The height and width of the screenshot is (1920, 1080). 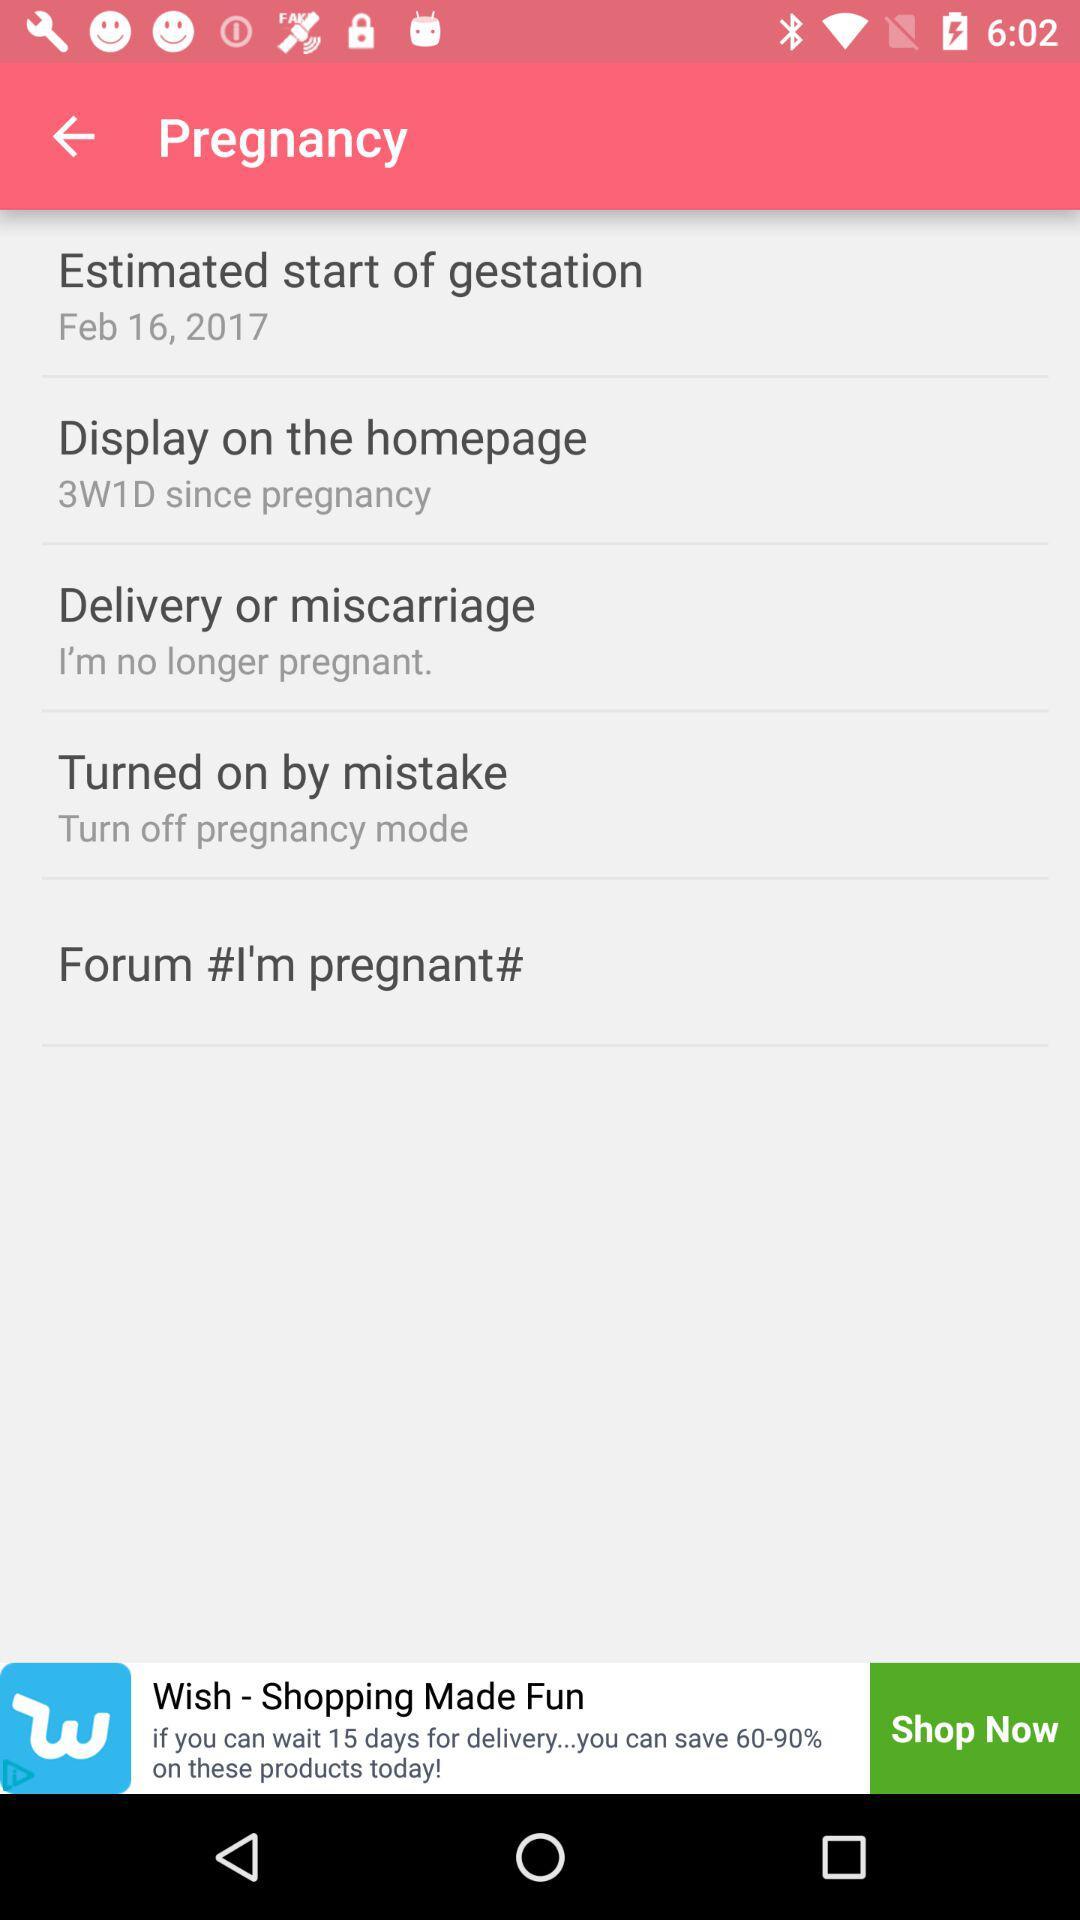 I want to click on open wish app, so click(x=64, y=1727).